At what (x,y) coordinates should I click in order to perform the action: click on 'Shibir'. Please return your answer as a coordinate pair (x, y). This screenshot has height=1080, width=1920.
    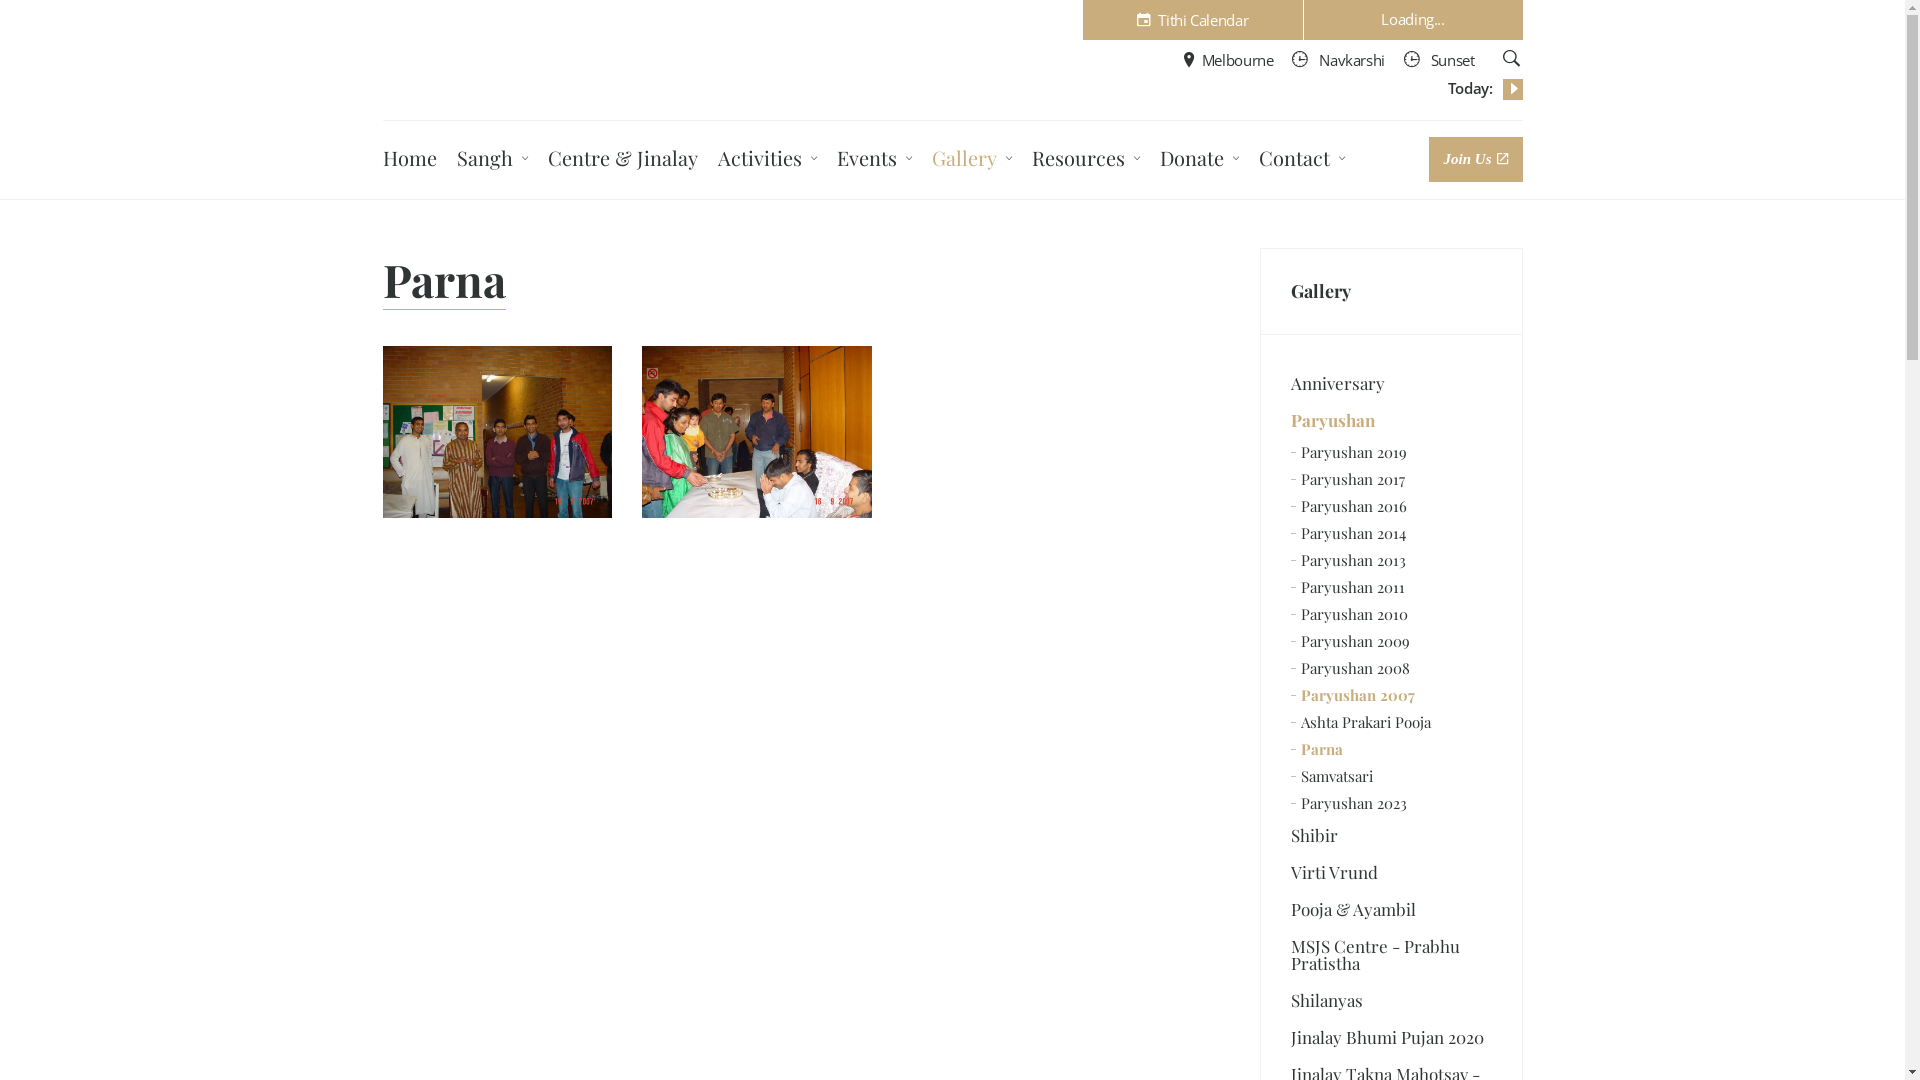
    Looking at the image, I should click on (1291, 835).